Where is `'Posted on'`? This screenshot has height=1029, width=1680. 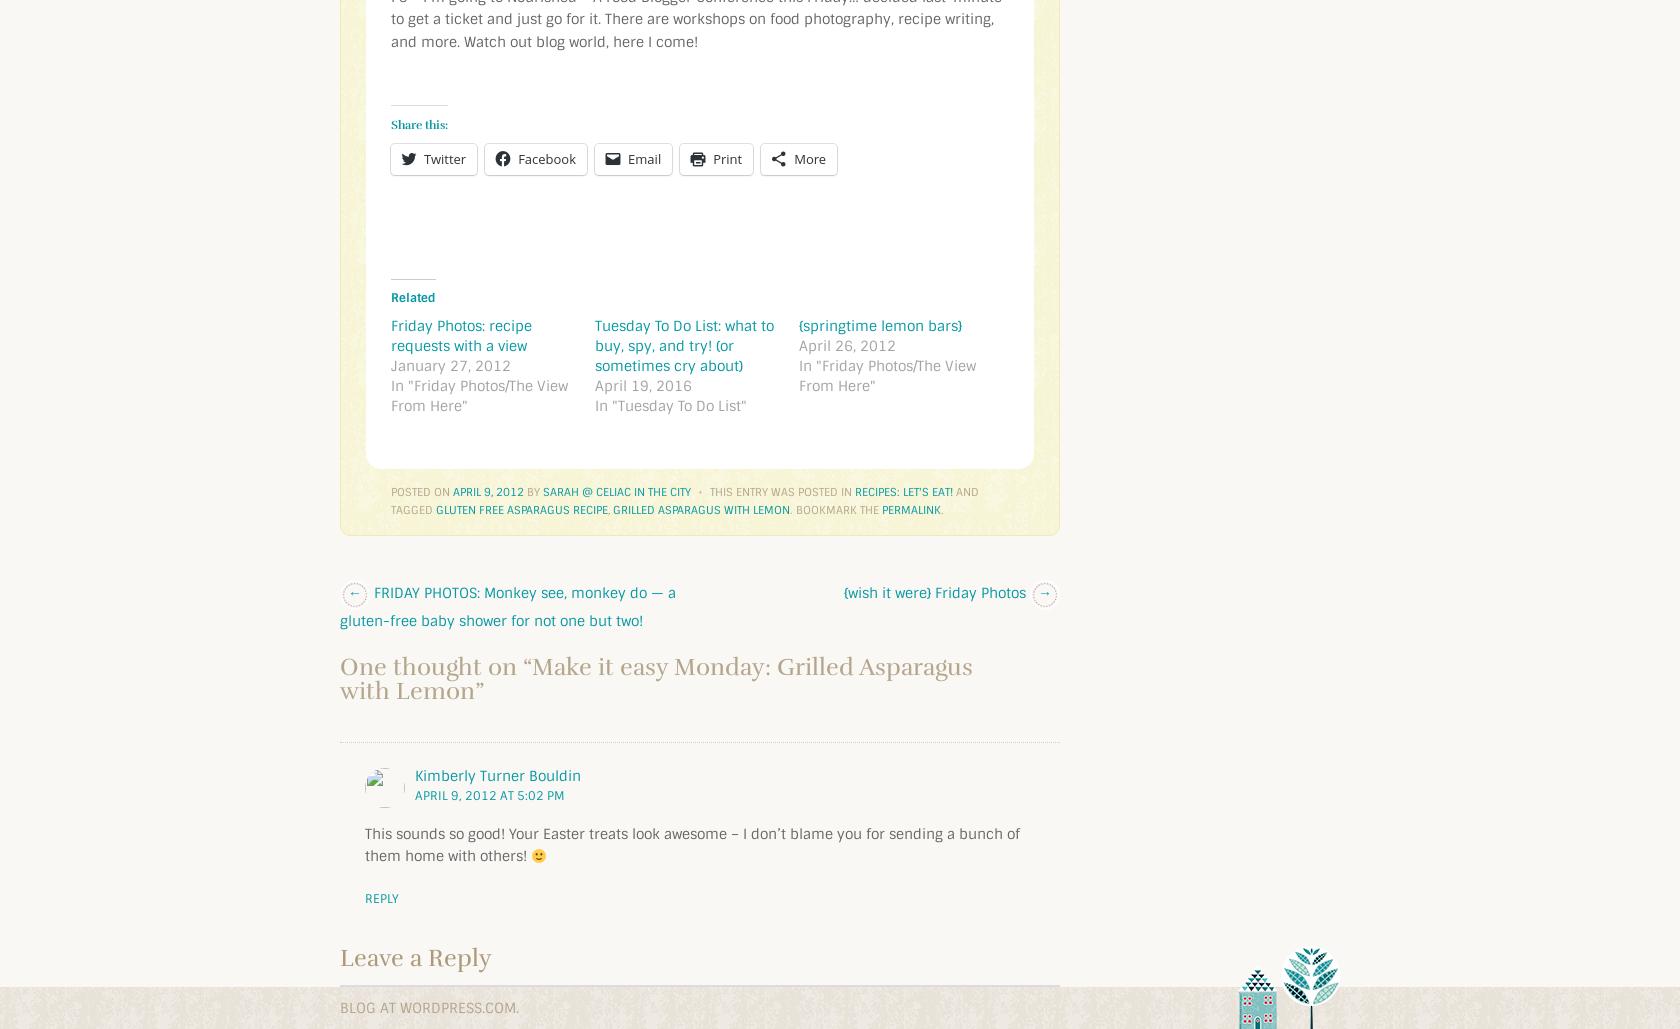 'Posted on' is located at coordinates (390, 491).